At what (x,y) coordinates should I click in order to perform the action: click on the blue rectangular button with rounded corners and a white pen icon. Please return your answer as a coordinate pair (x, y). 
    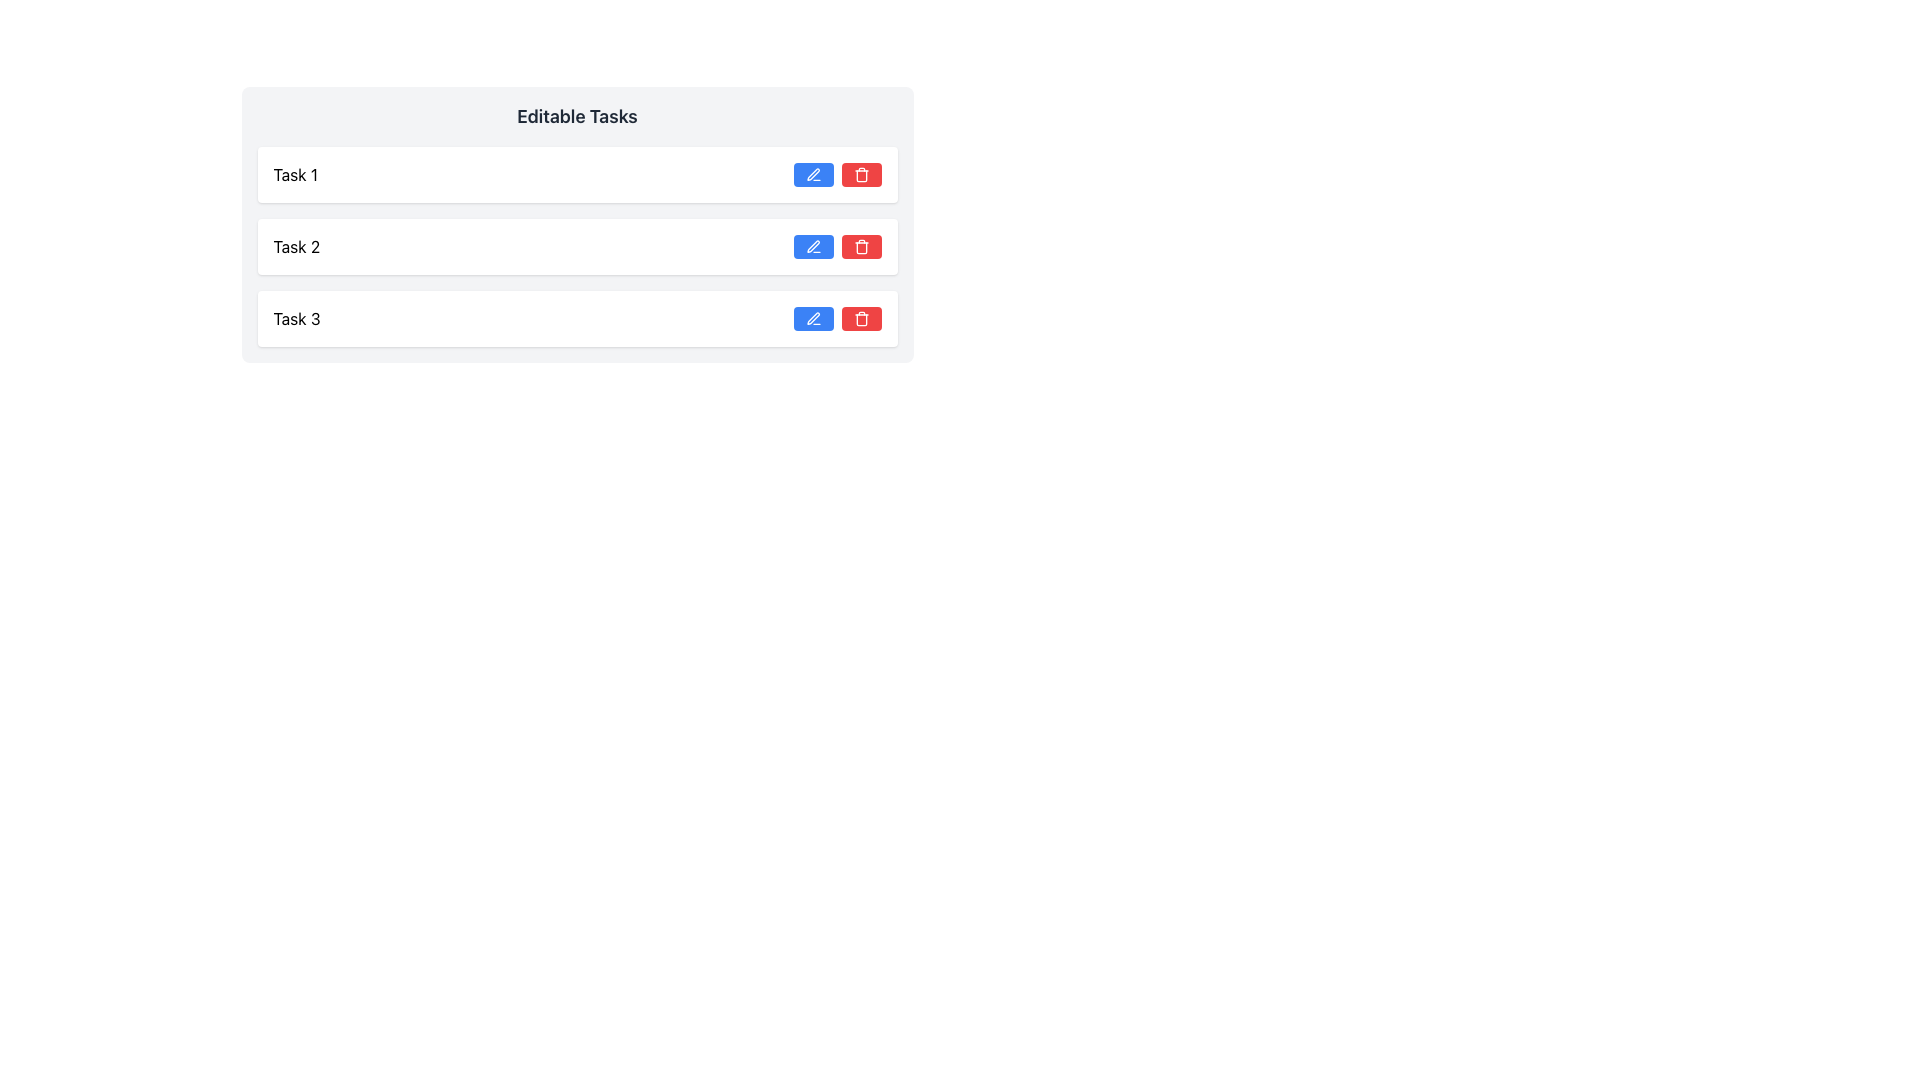
    Looking at the image, I should click on (813, 173).